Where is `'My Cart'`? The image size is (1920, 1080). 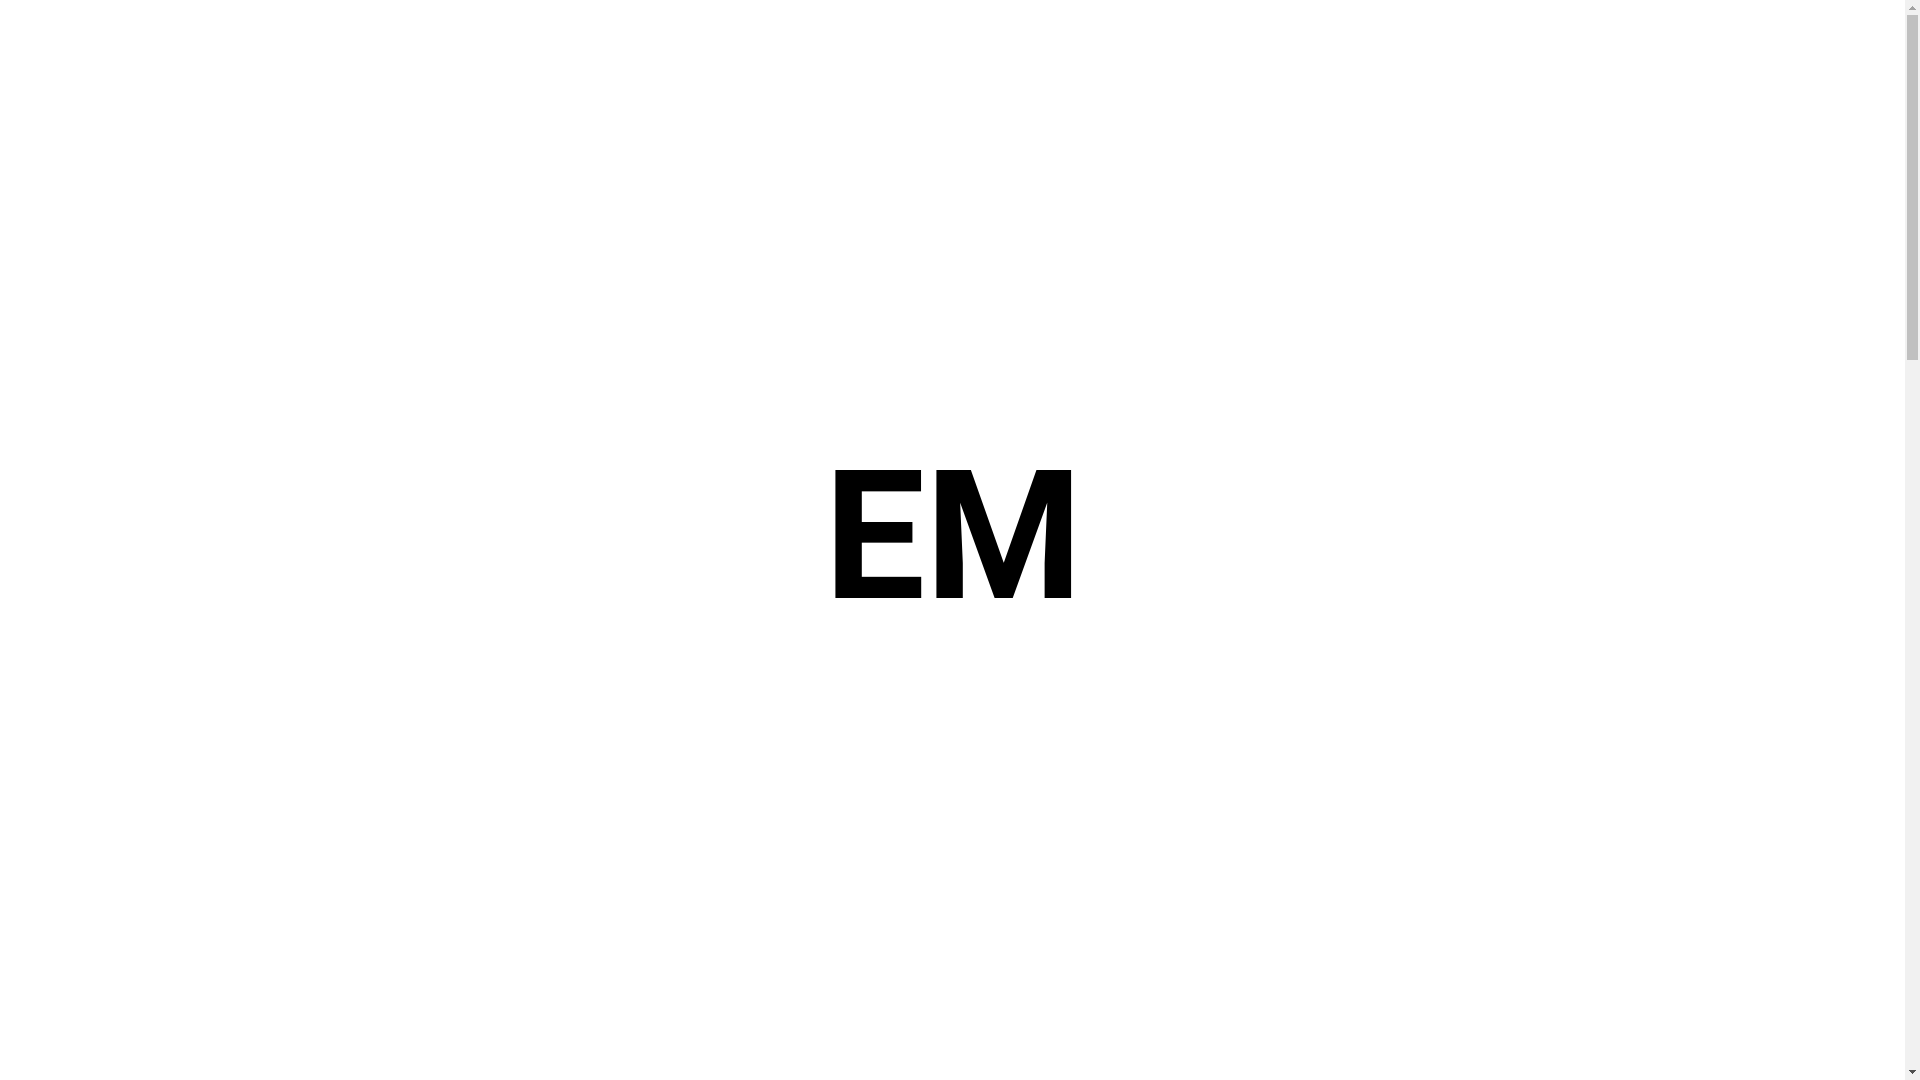 'My Cart' is located at coordinates (1780, 45).